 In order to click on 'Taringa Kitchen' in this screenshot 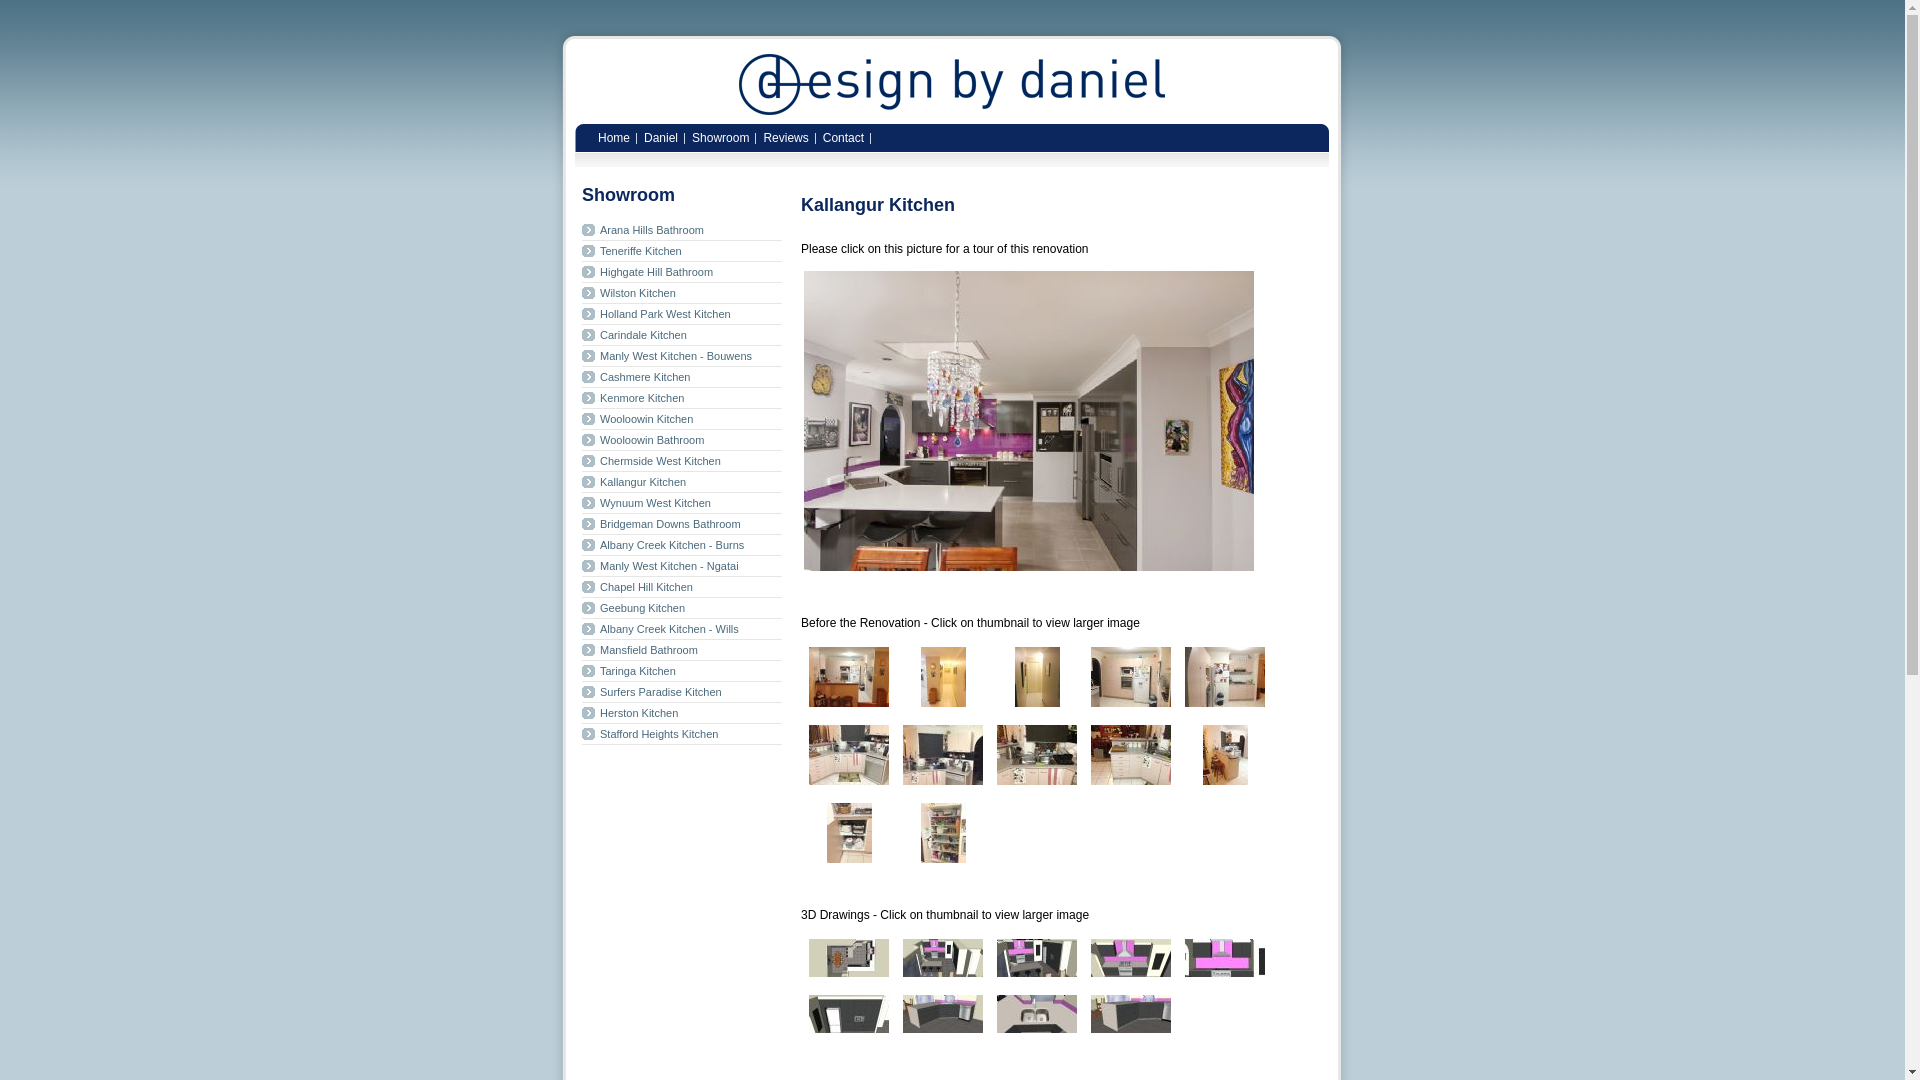, I will do `click(681, 671)`.